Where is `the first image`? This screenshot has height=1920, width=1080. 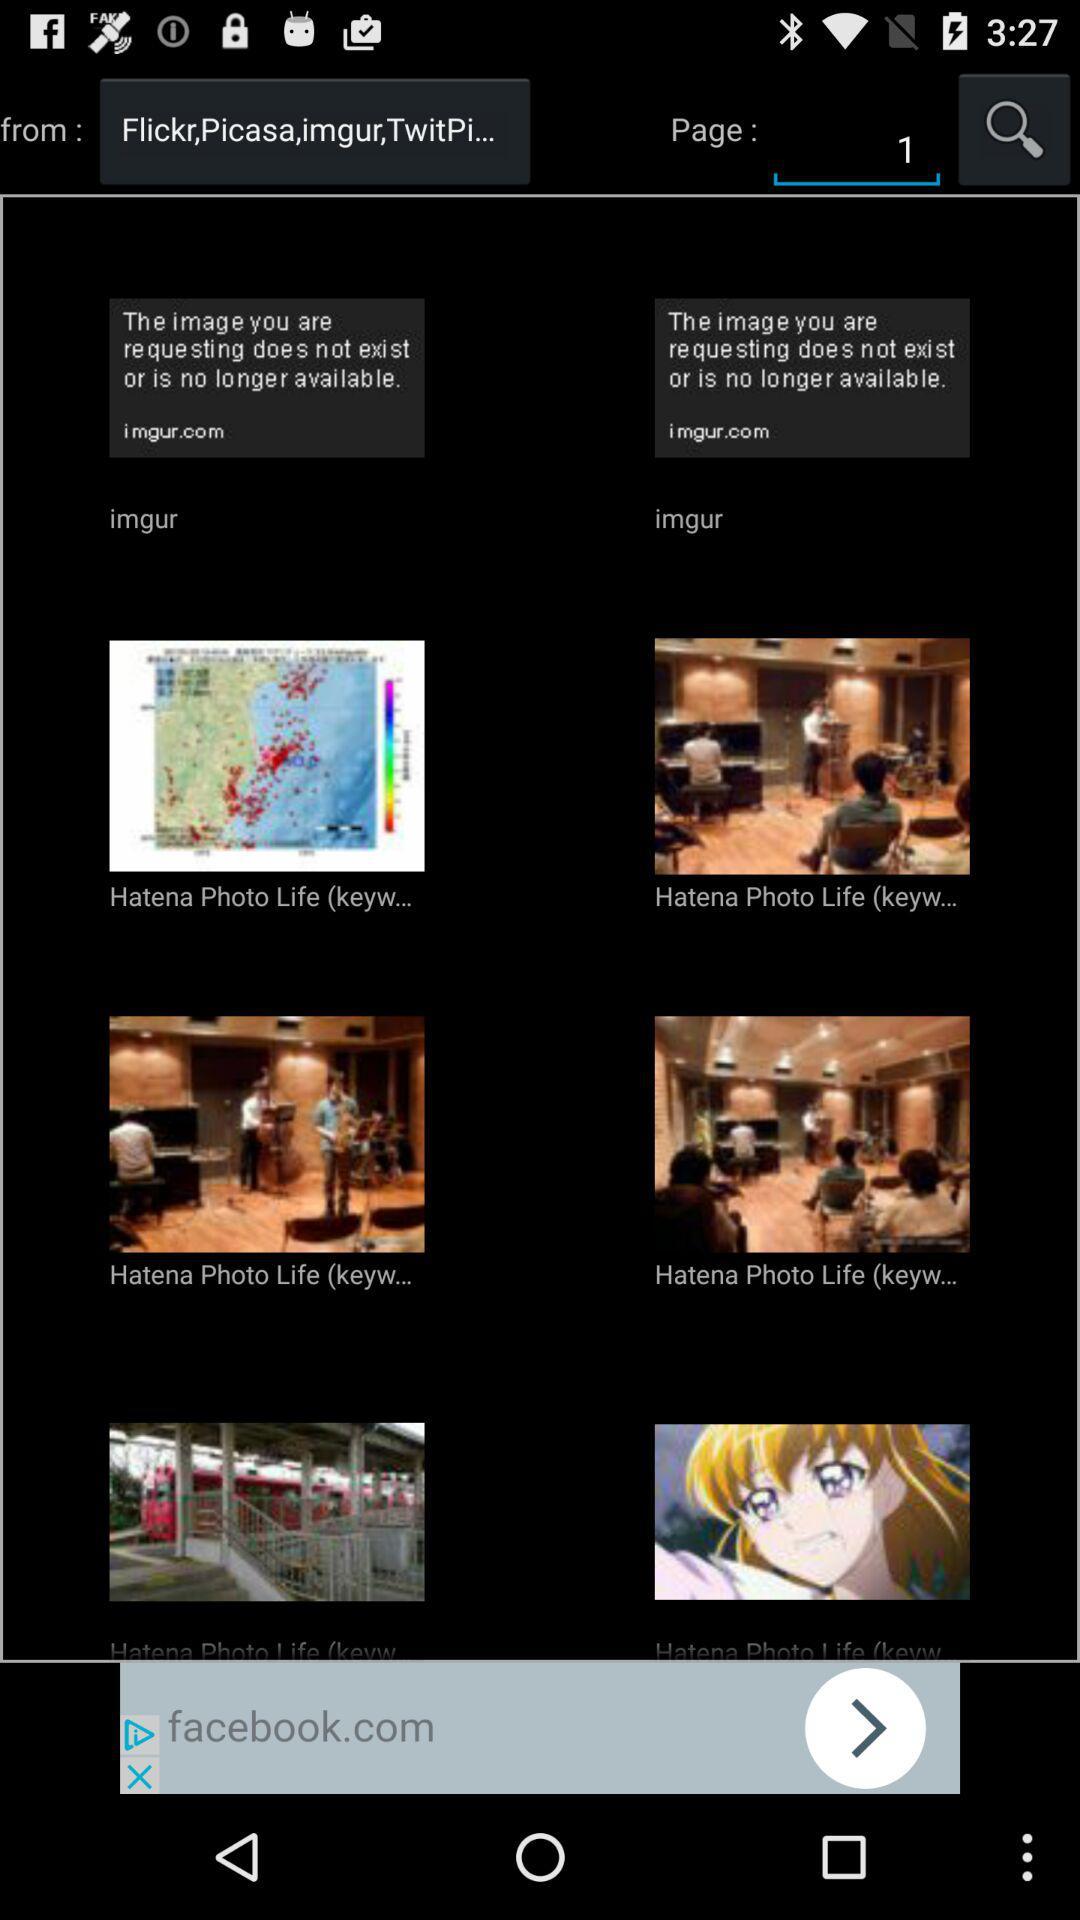
the first image is located at coordinates (266, 755).